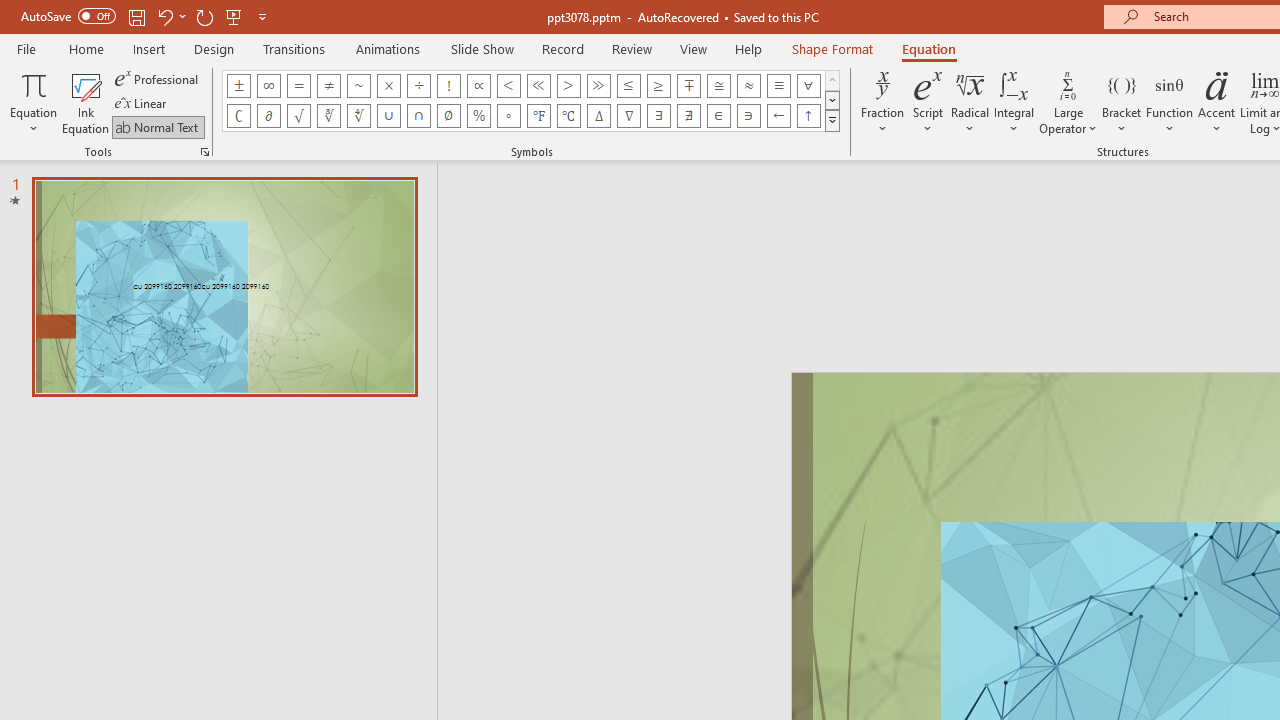 The image size is (1280, 720). I want to click on 'Equation Symbols', so click(832, 120).